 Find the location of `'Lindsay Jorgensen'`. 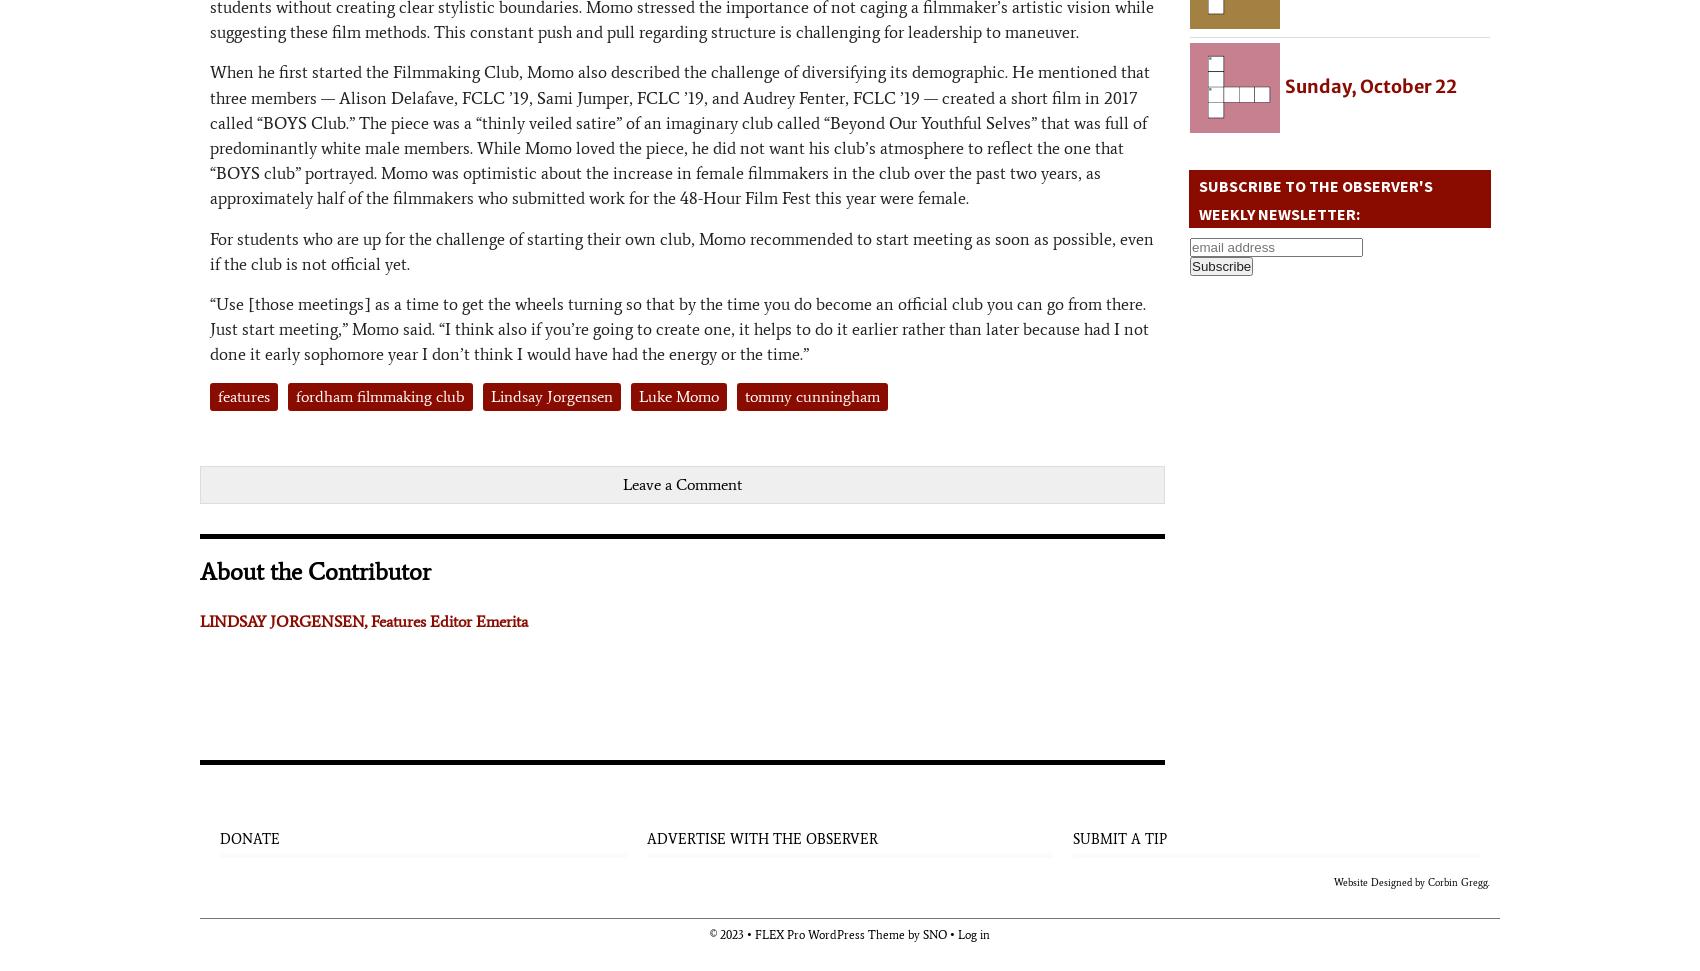

'Lindsay Jorgensen' is located at coordinates (550, 394).